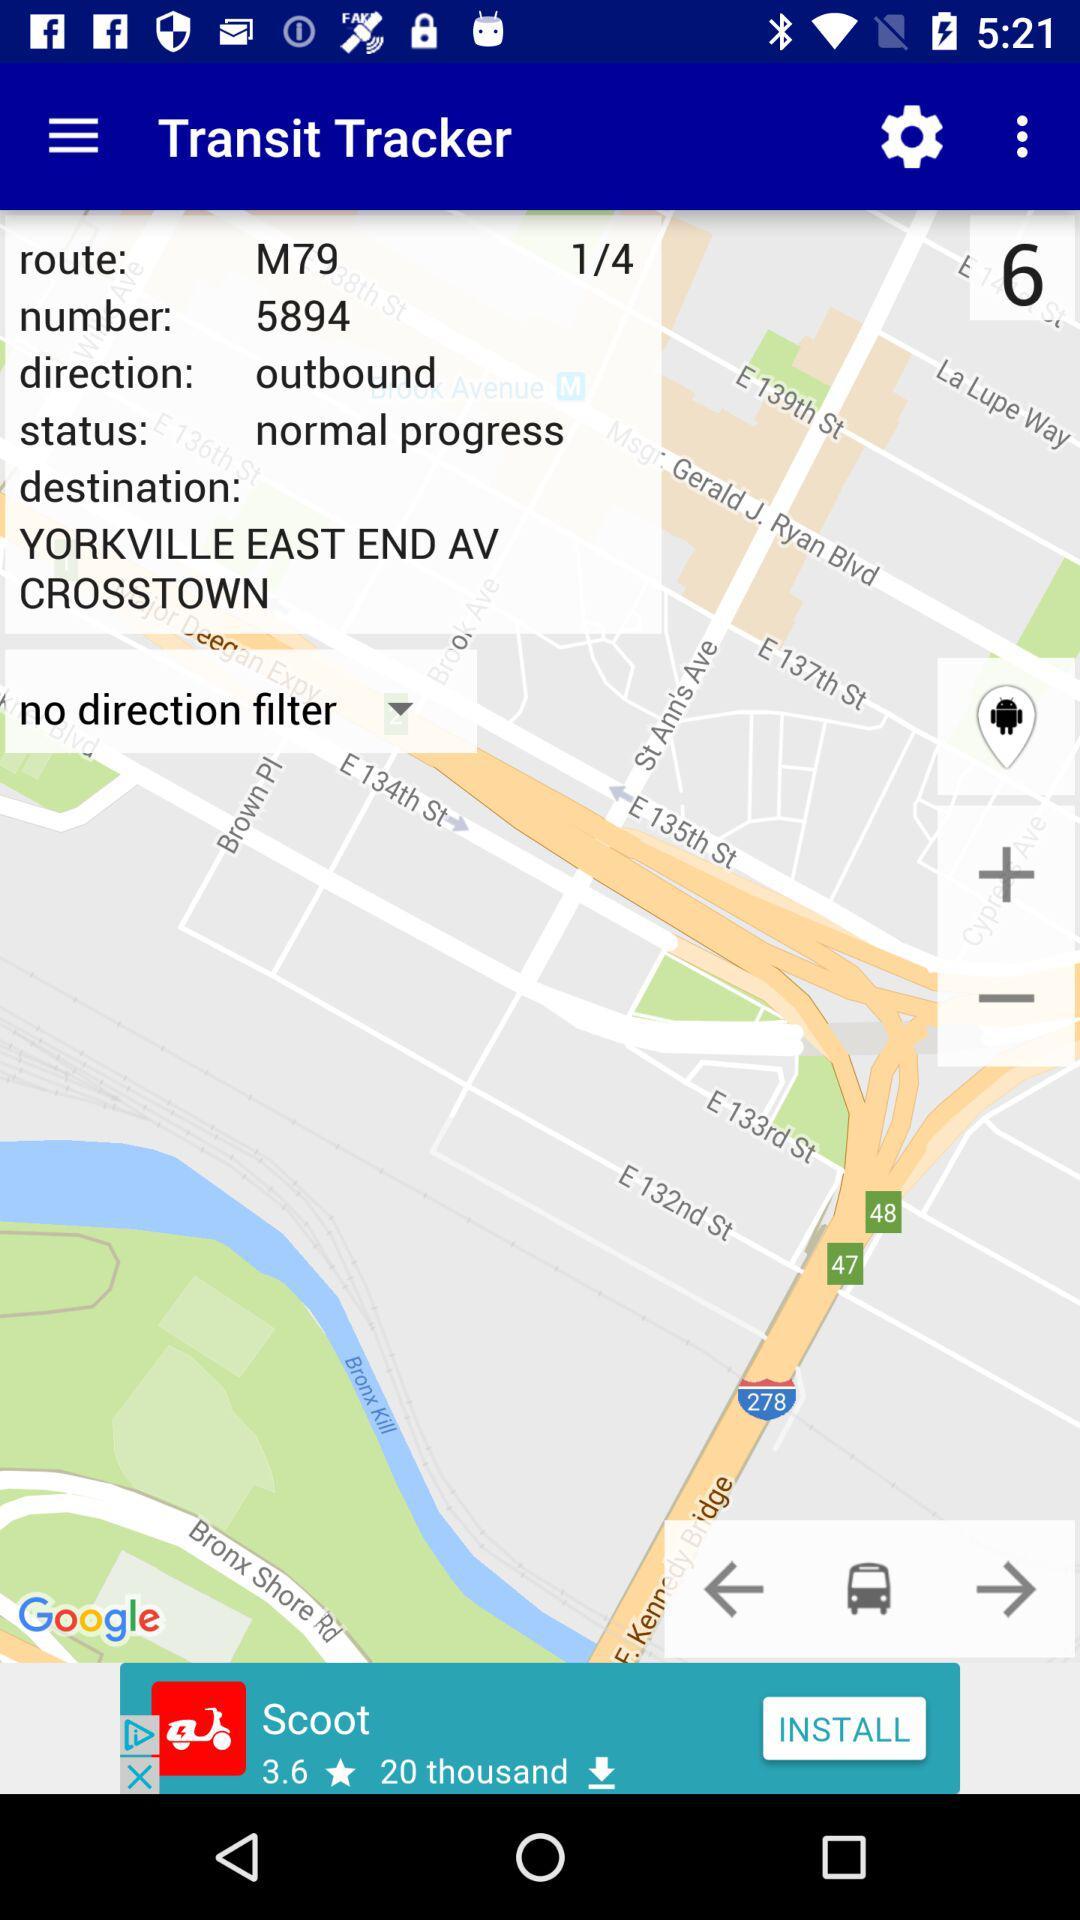 This screenshot has height=1920, width=1080. What do you see at coordinates (733, 1587) in the screenshot?
I see `the arrow_backward icon` at bounding box center [733, 1587].